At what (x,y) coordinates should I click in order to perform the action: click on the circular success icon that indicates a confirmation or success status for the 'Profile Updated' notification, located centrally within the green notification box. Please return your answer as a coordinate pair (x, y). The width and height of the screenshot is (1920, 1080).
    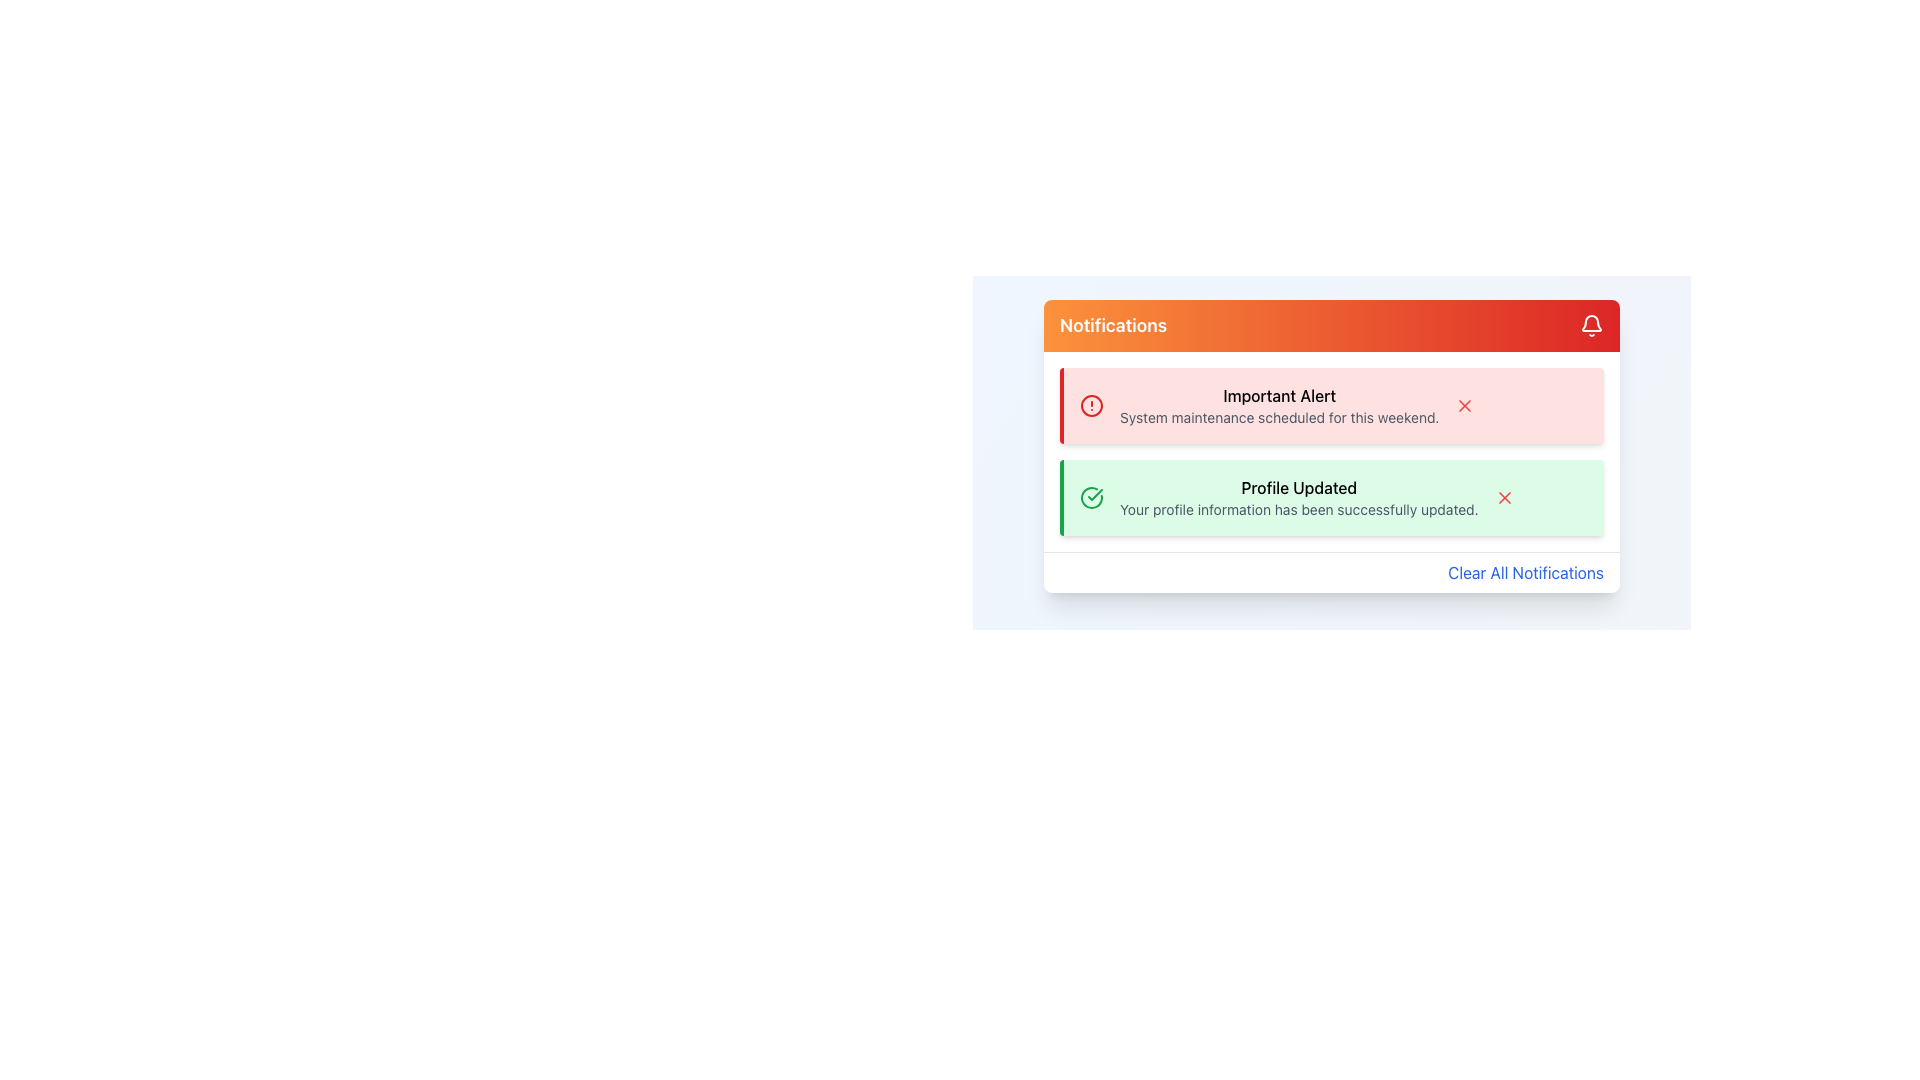
    Looking at the image, I should click on (1094, 494).